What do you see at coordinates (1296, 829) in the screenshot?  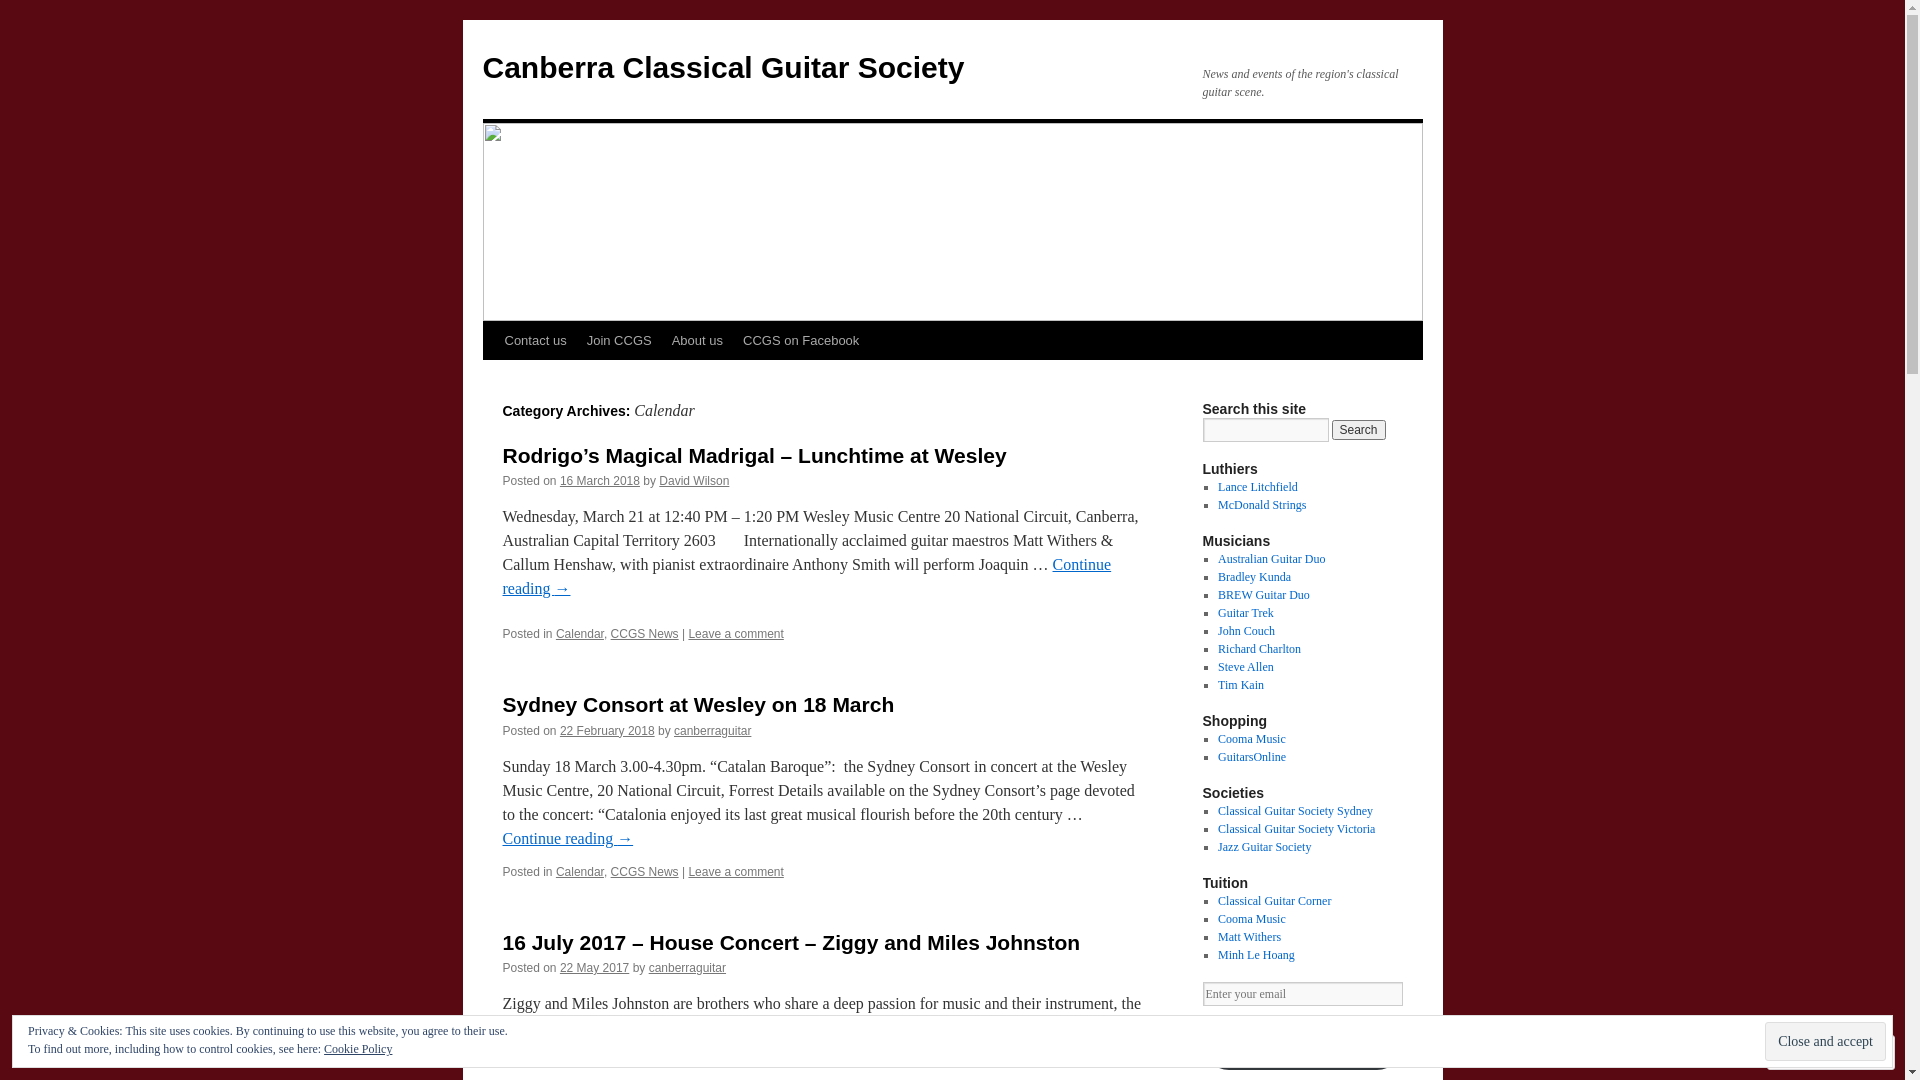 I see `'Classical Guitar Society Victoria'` at bounding box center [1296, 829].